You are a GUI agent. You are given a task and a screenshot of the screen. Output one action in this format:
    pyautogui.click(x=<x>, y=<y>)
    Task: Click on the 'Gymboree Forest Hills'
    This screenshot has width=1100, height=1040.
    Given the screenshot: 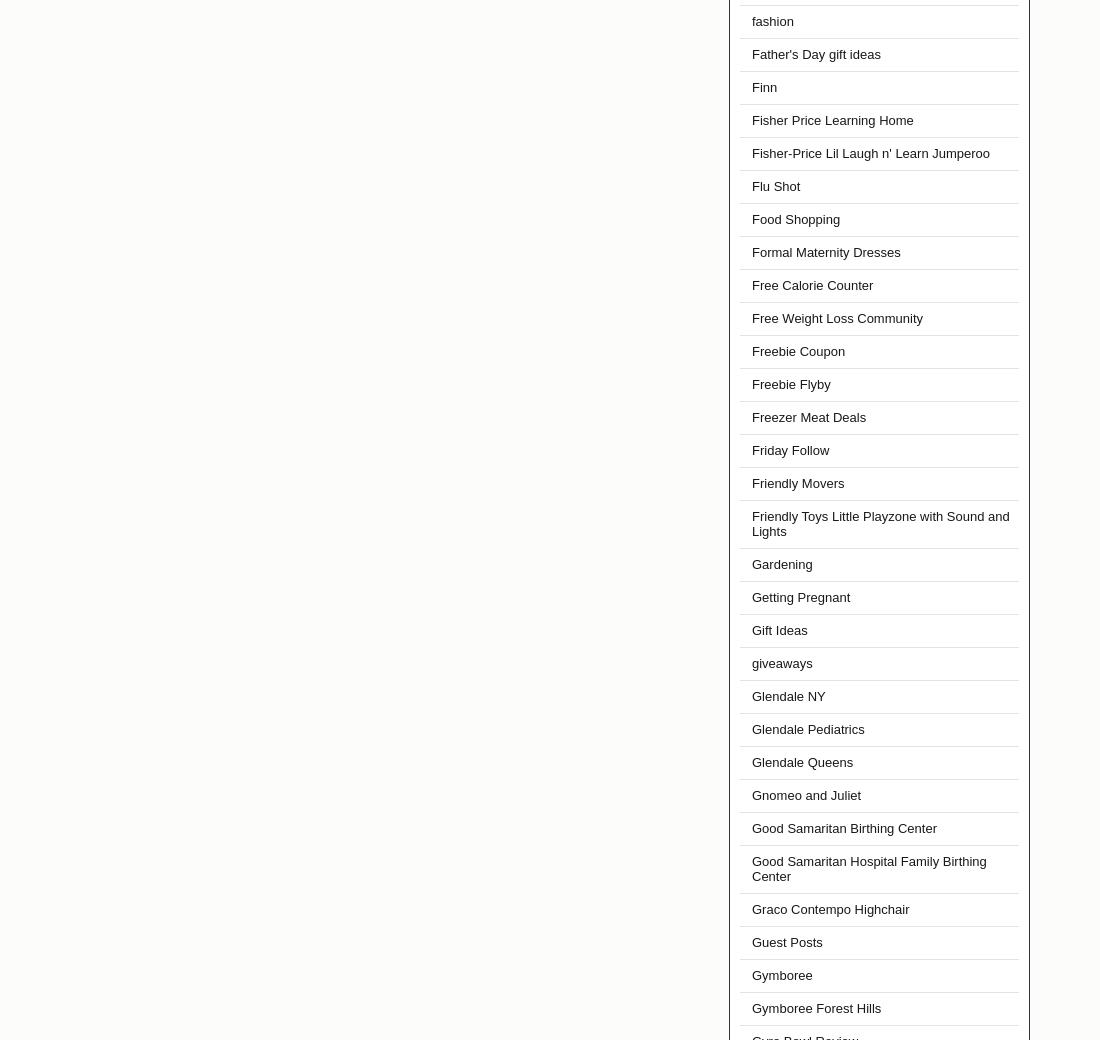 What is the action you would take?
    pyautogui.click(x=816, y=1008)
    